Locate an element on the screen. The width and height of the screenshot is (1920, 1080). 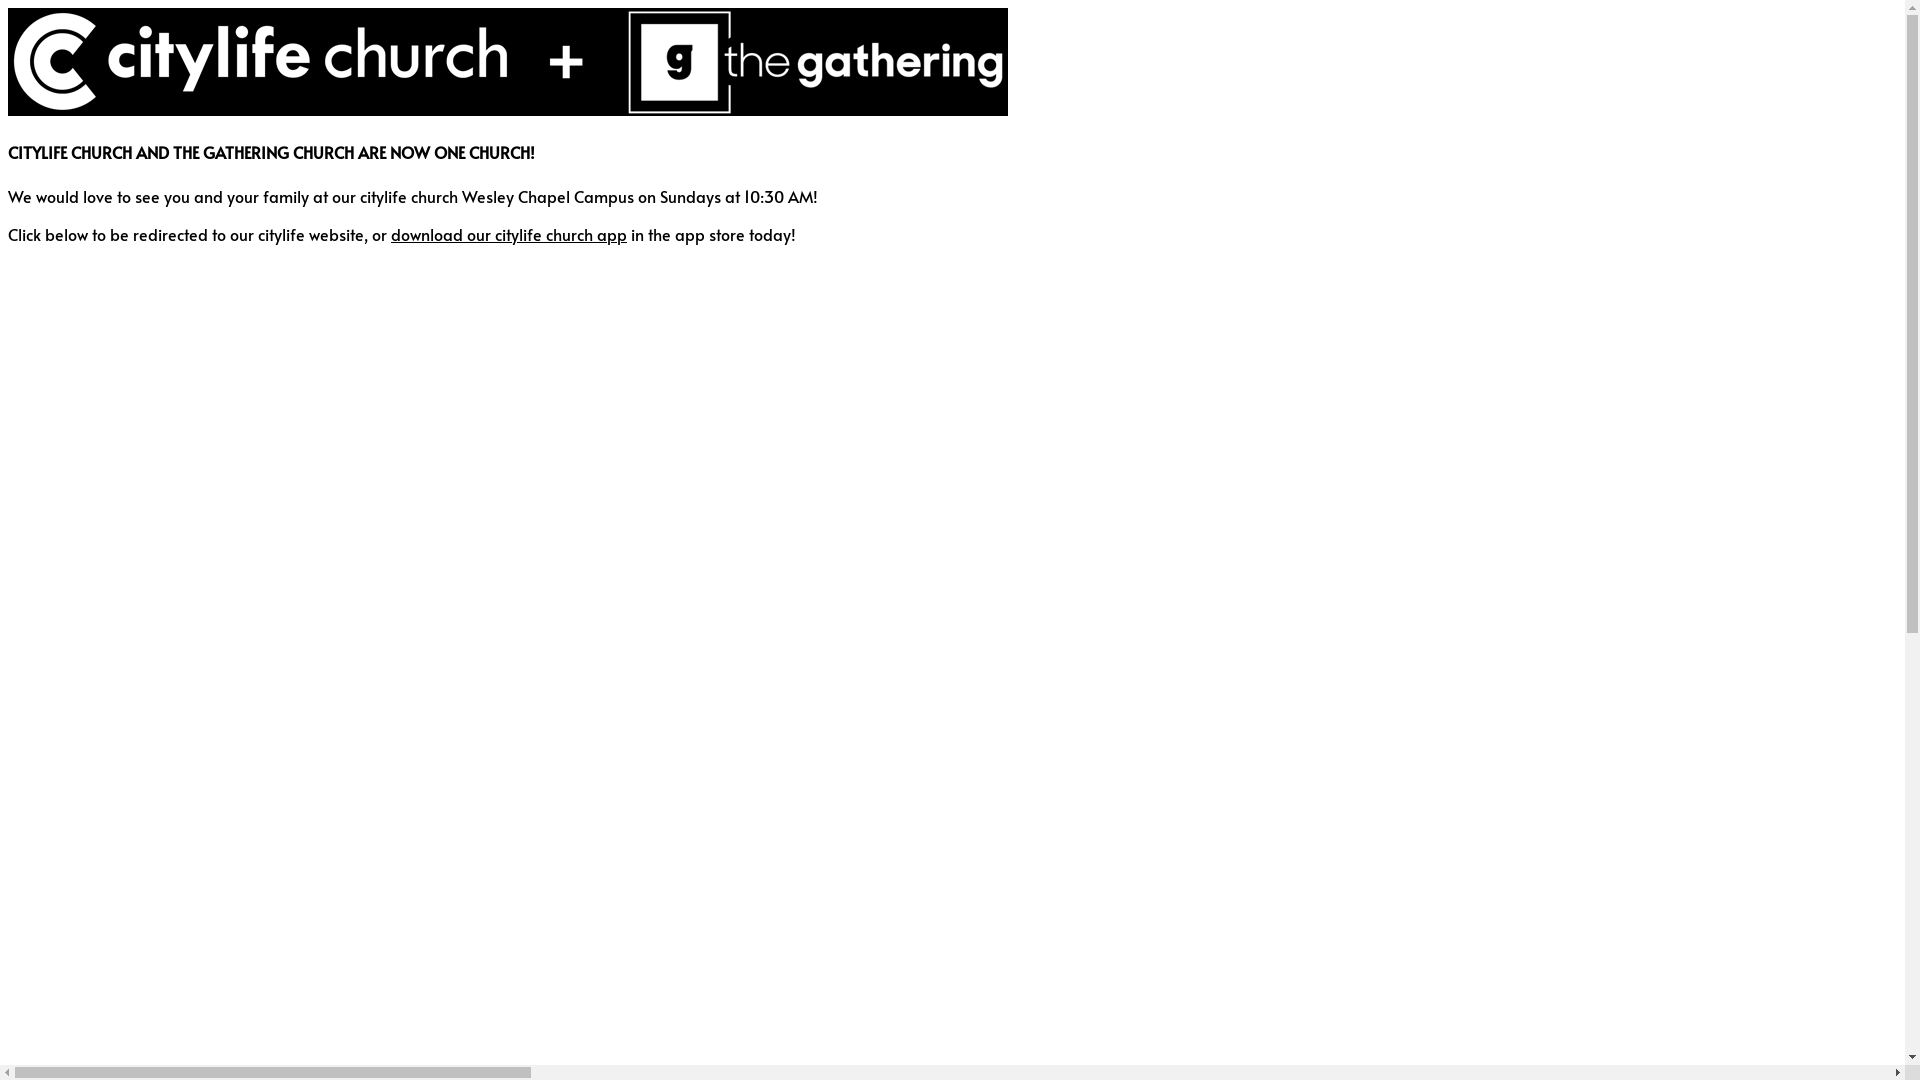
'download our citylife church app' is located at coordinates (390, 233).